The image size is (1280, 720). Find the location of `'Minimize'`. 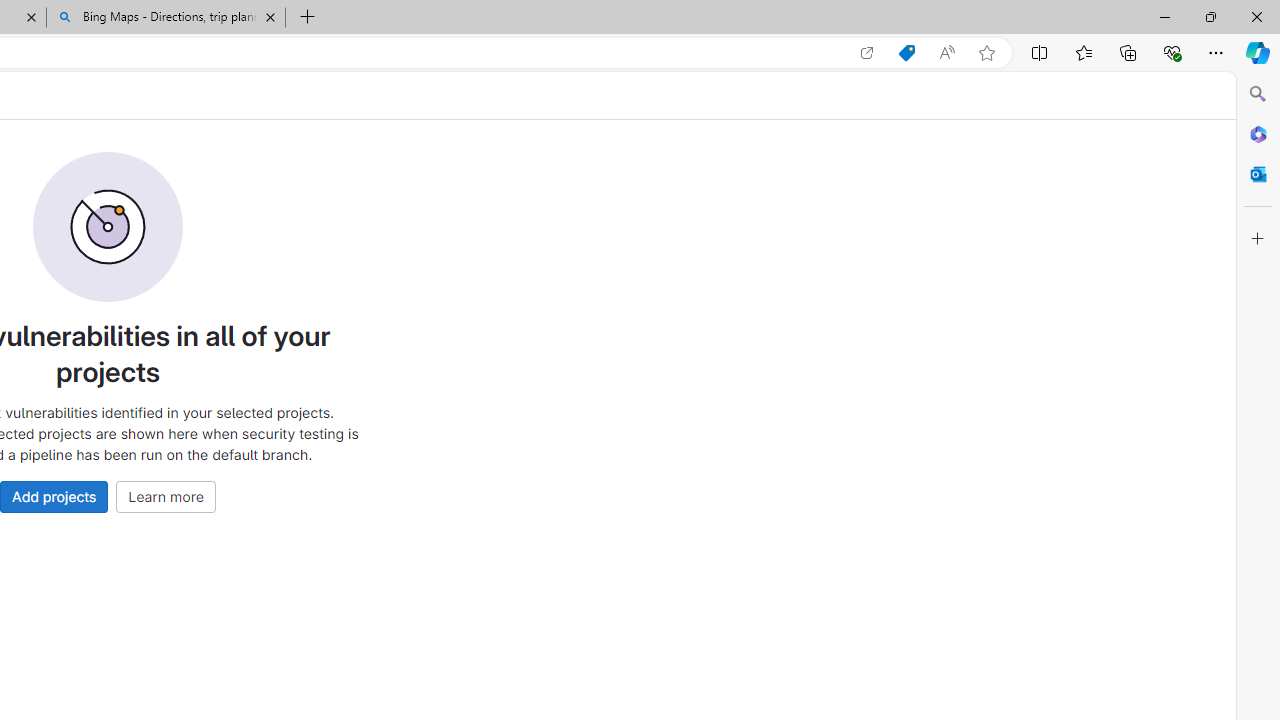

'Minimize' is located at coordinates (1164, 16).